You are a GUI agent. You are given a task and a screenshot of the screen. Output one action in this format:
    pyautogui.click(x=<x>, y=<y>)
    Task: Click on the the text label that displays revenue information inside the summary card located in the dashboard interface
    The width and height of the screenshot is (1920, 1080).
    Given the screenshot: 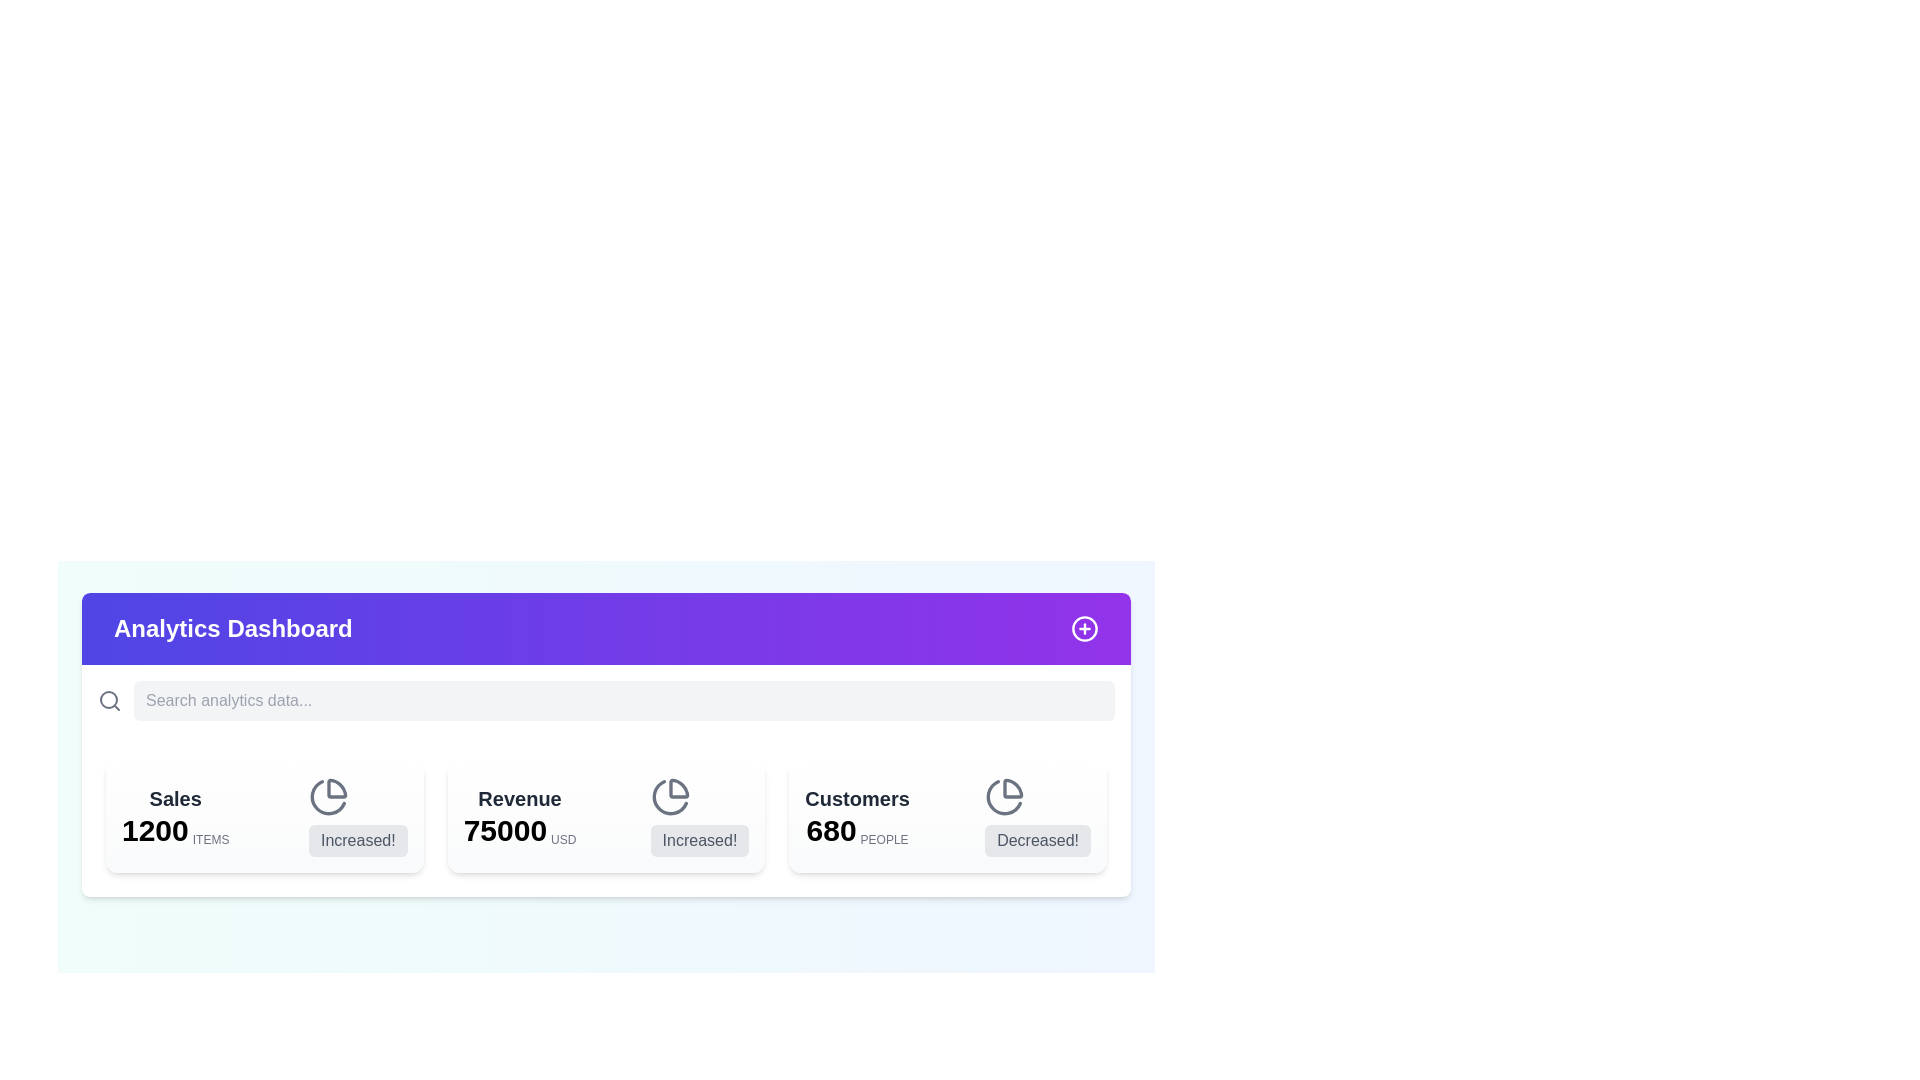 What is the action you would take?
    pyautogui.click(x=520, y=817)
    